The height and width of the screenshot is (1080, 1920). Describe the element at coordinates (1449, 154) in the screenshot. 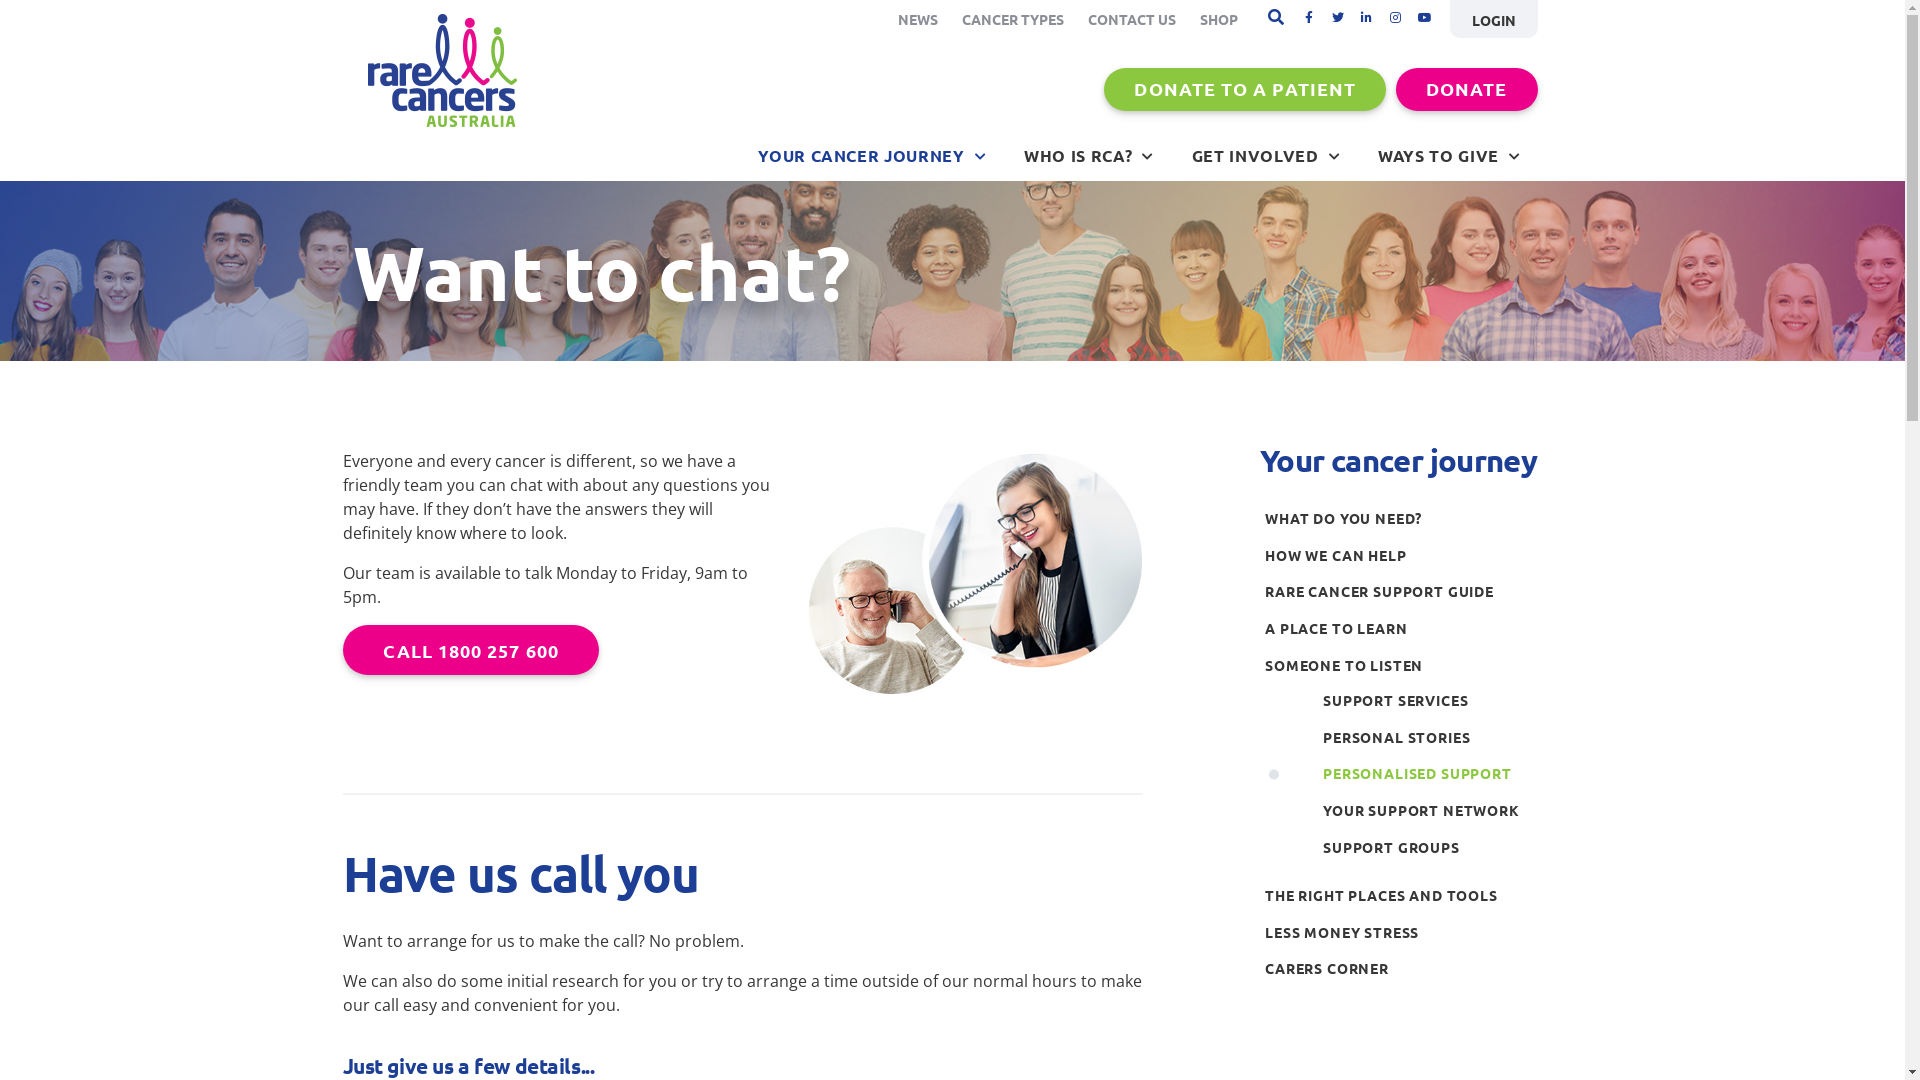

I see `'WAYS TO GIVE'` at that location.